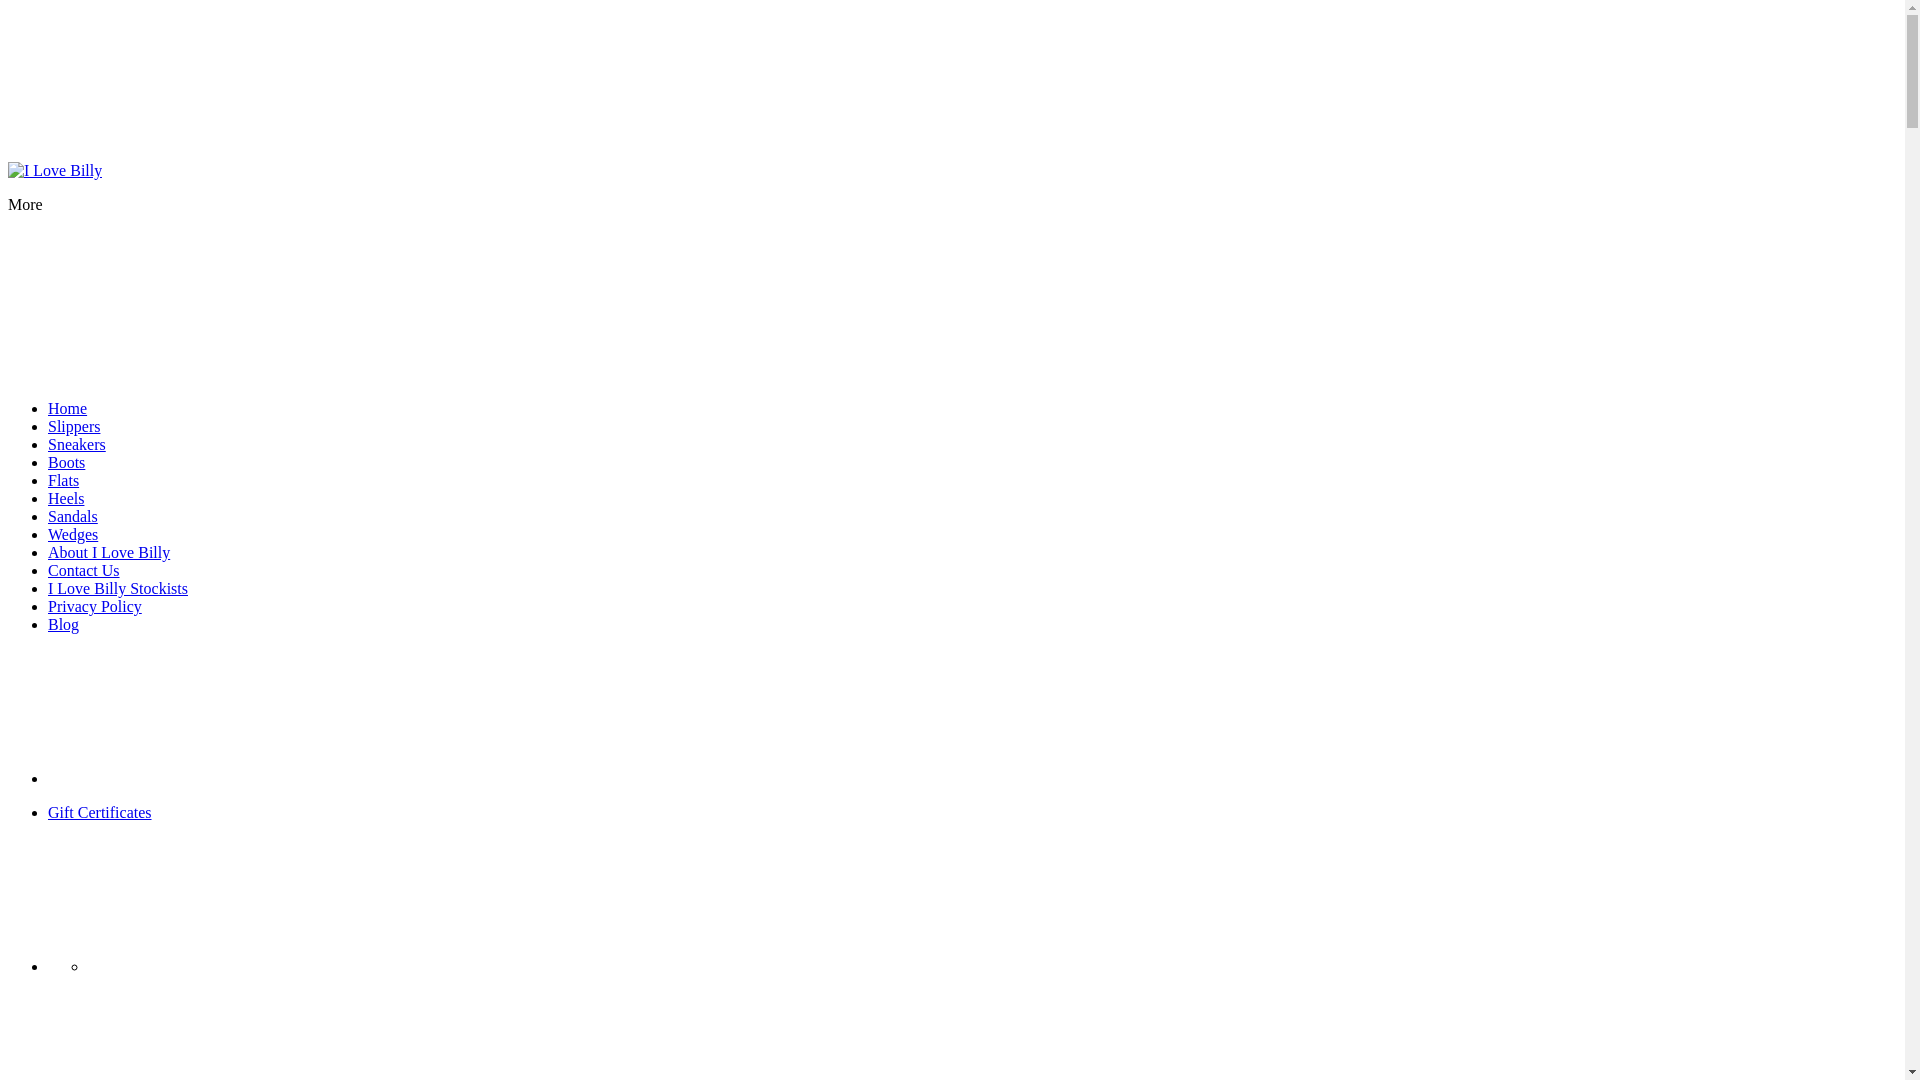 The image size is (1920, 1080). What do you see at coordinates (82, 570) in the screenshot?
I see `'Contact Us'` at bounding box center [82, 570].